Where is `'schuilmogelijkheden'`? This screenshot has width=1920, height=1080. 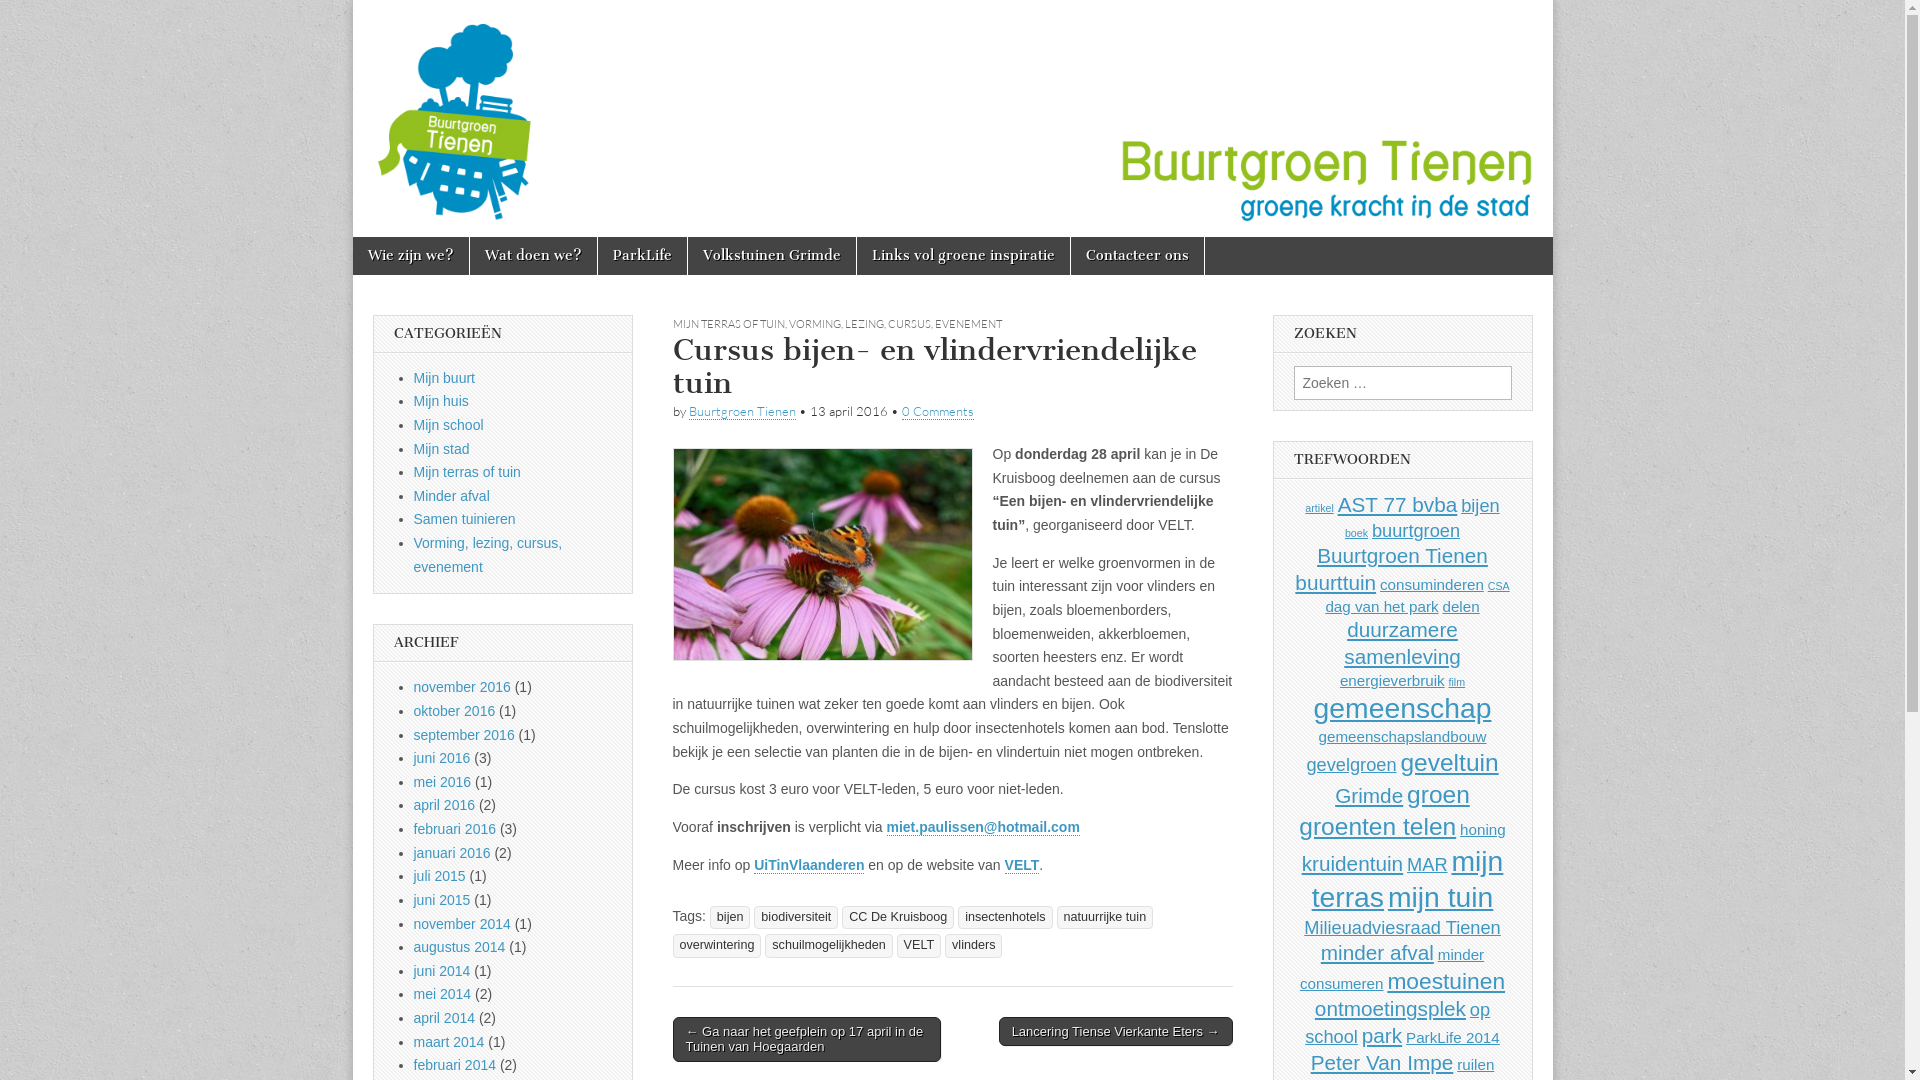 'schuilmogelijkheden' is located at coordinates (828, 945).